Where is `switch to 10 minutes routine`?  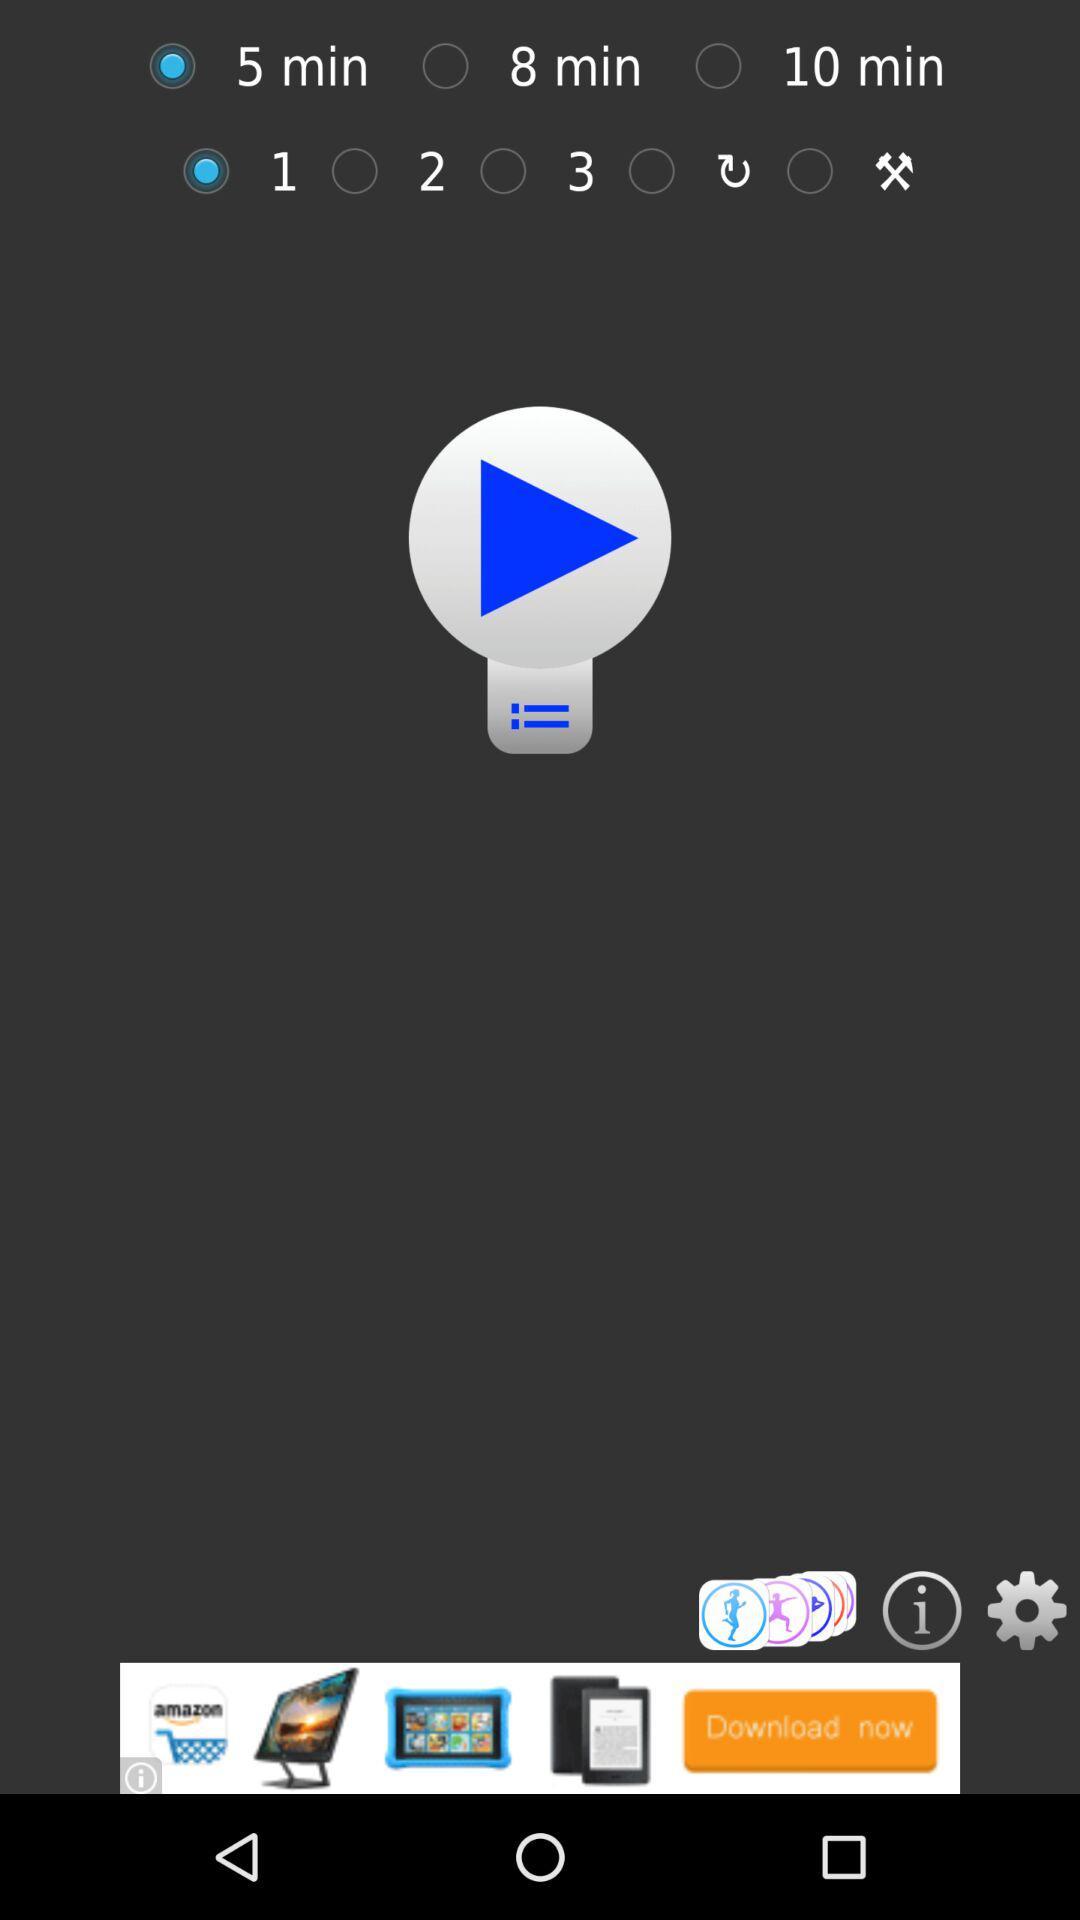 switch to 10 minutes routine is located at coordinates (729, 66).